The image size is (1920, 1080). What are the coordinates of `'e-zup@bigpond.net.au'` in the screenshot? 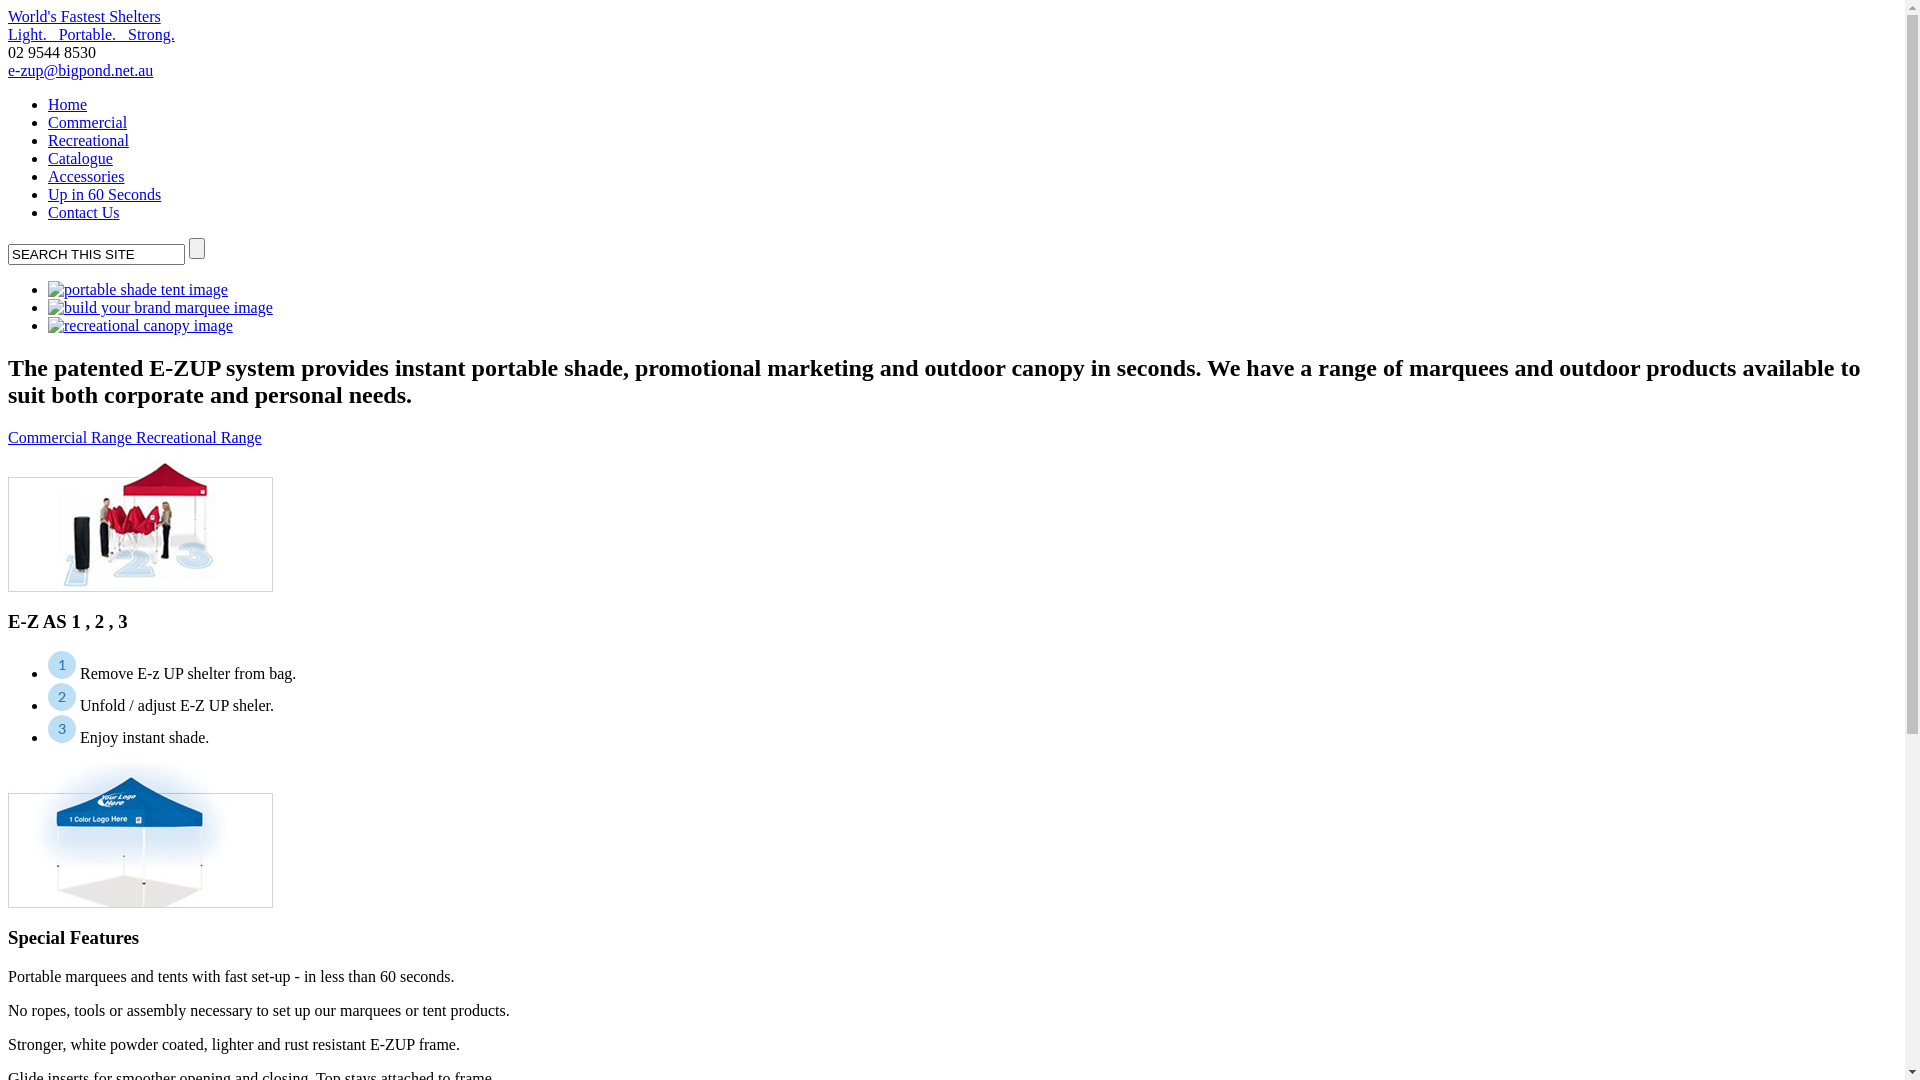 It's located at (80, 69).